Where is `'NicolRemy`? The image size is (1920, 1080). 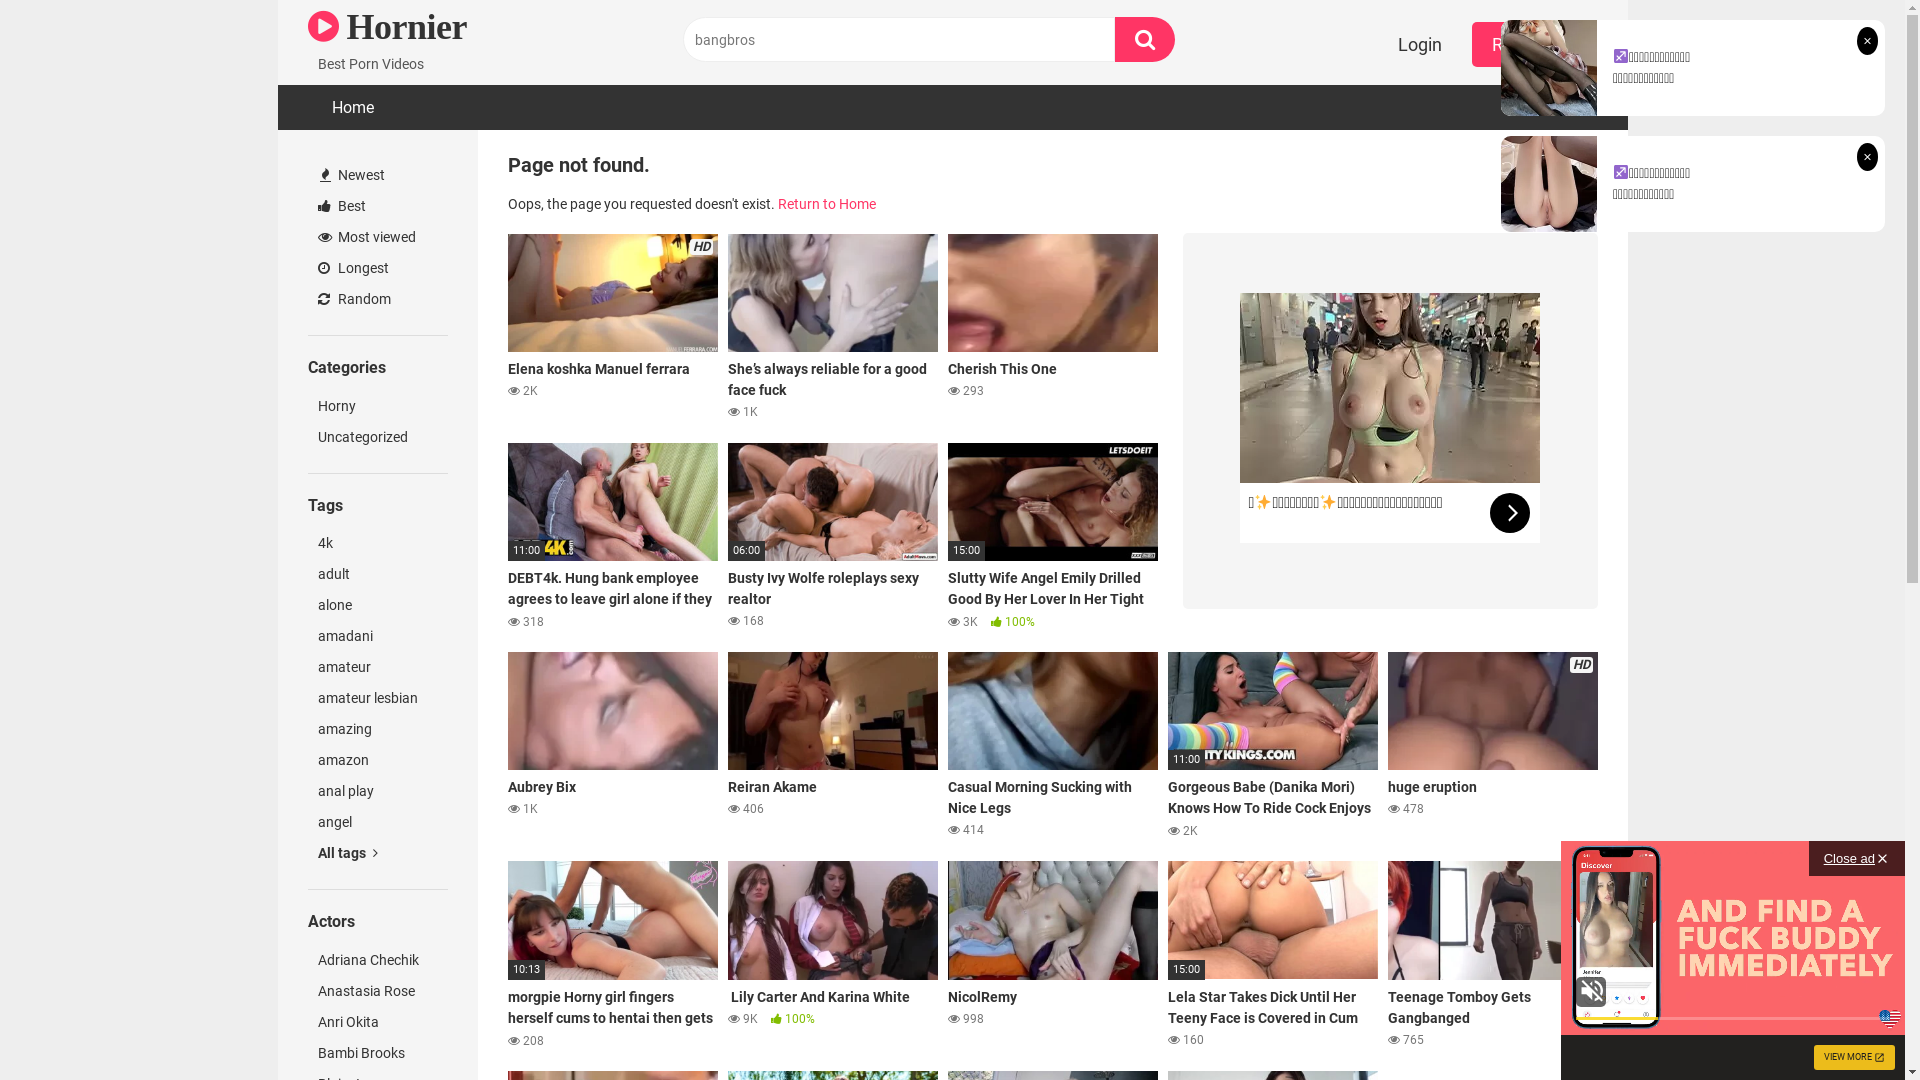 'NicolRemy is located at coordinates (947, 954).